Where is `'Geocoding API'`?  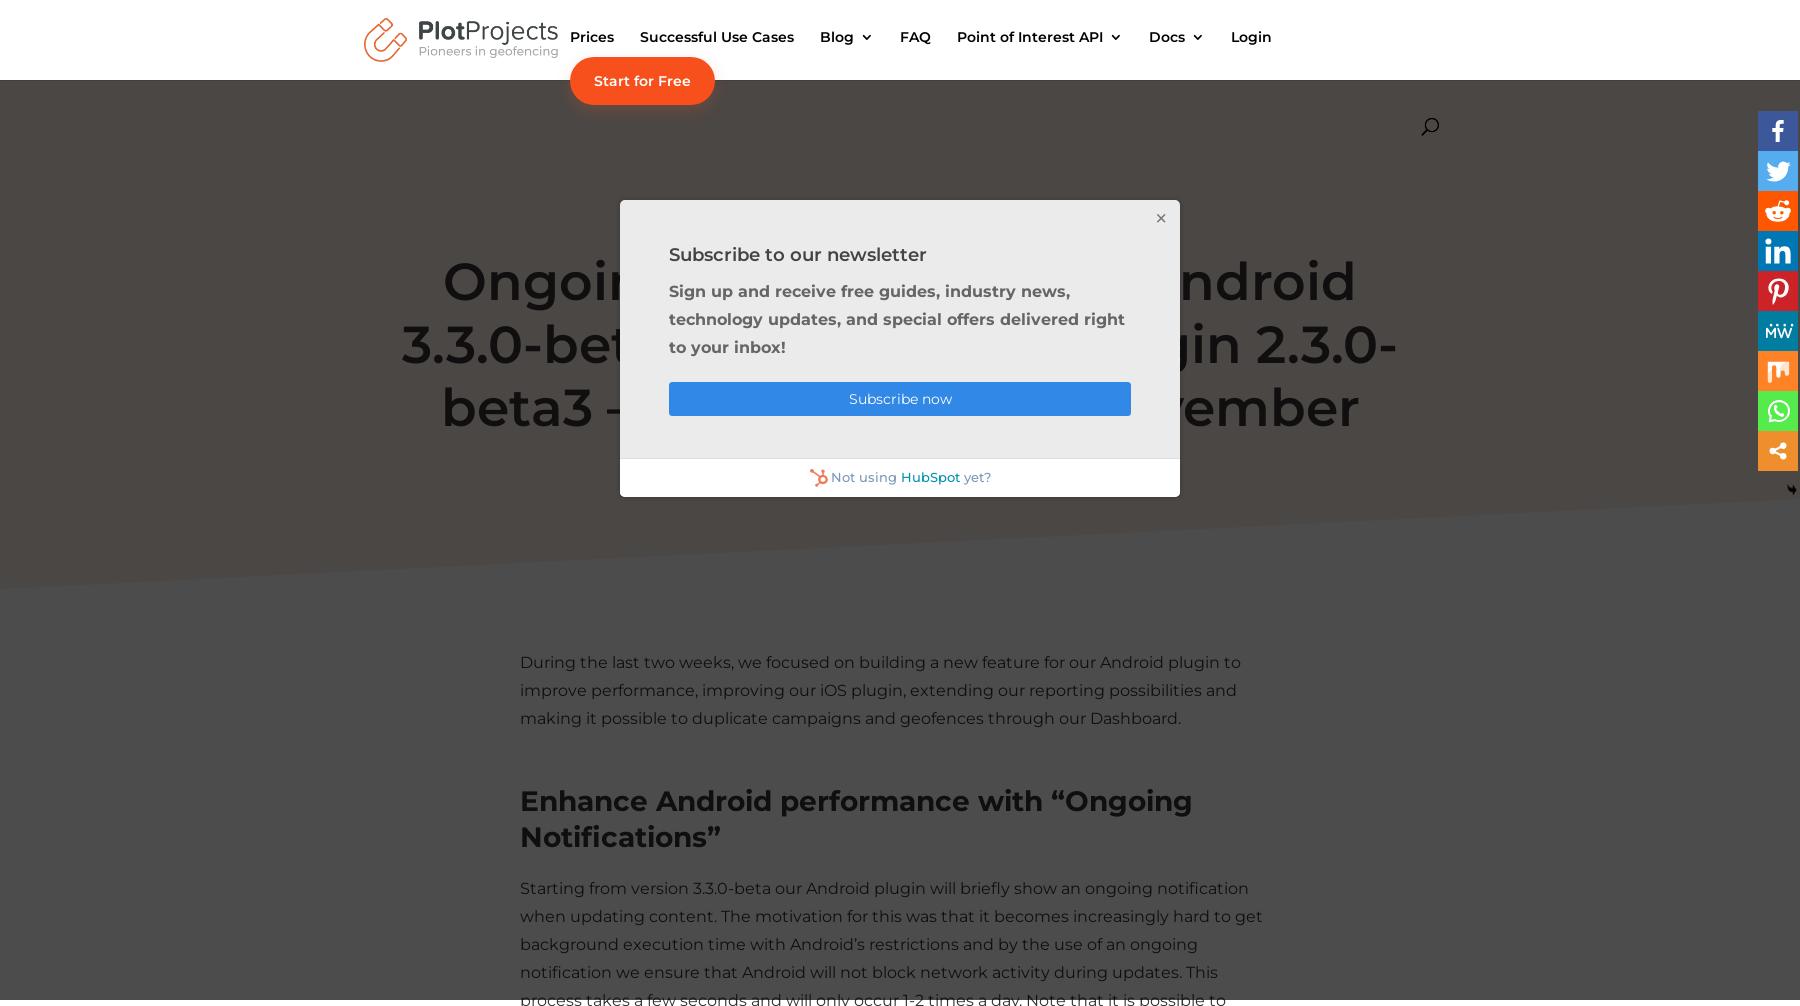 'Geocoding API' is located at coordinates (996, 185).